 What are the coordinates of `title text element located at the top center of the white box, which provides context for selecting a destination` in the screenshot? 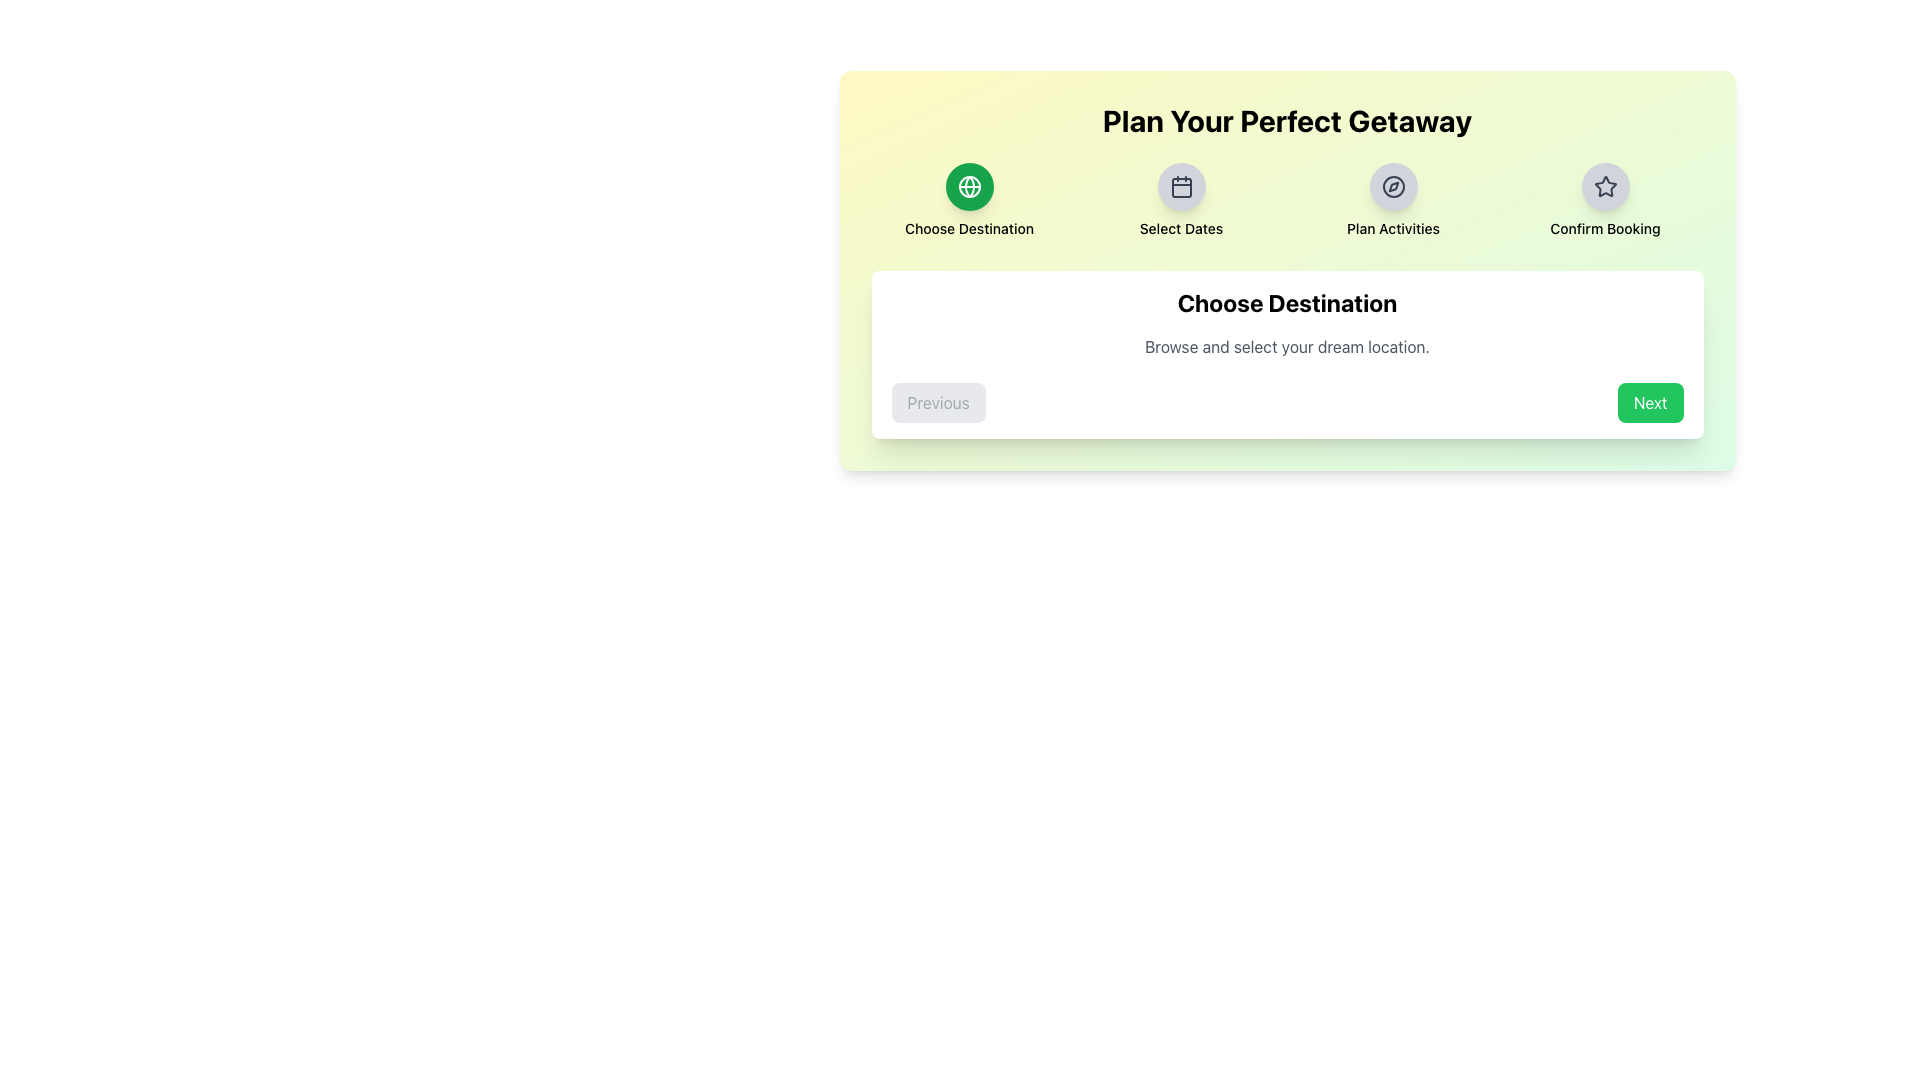 It's located at (1287, 303).